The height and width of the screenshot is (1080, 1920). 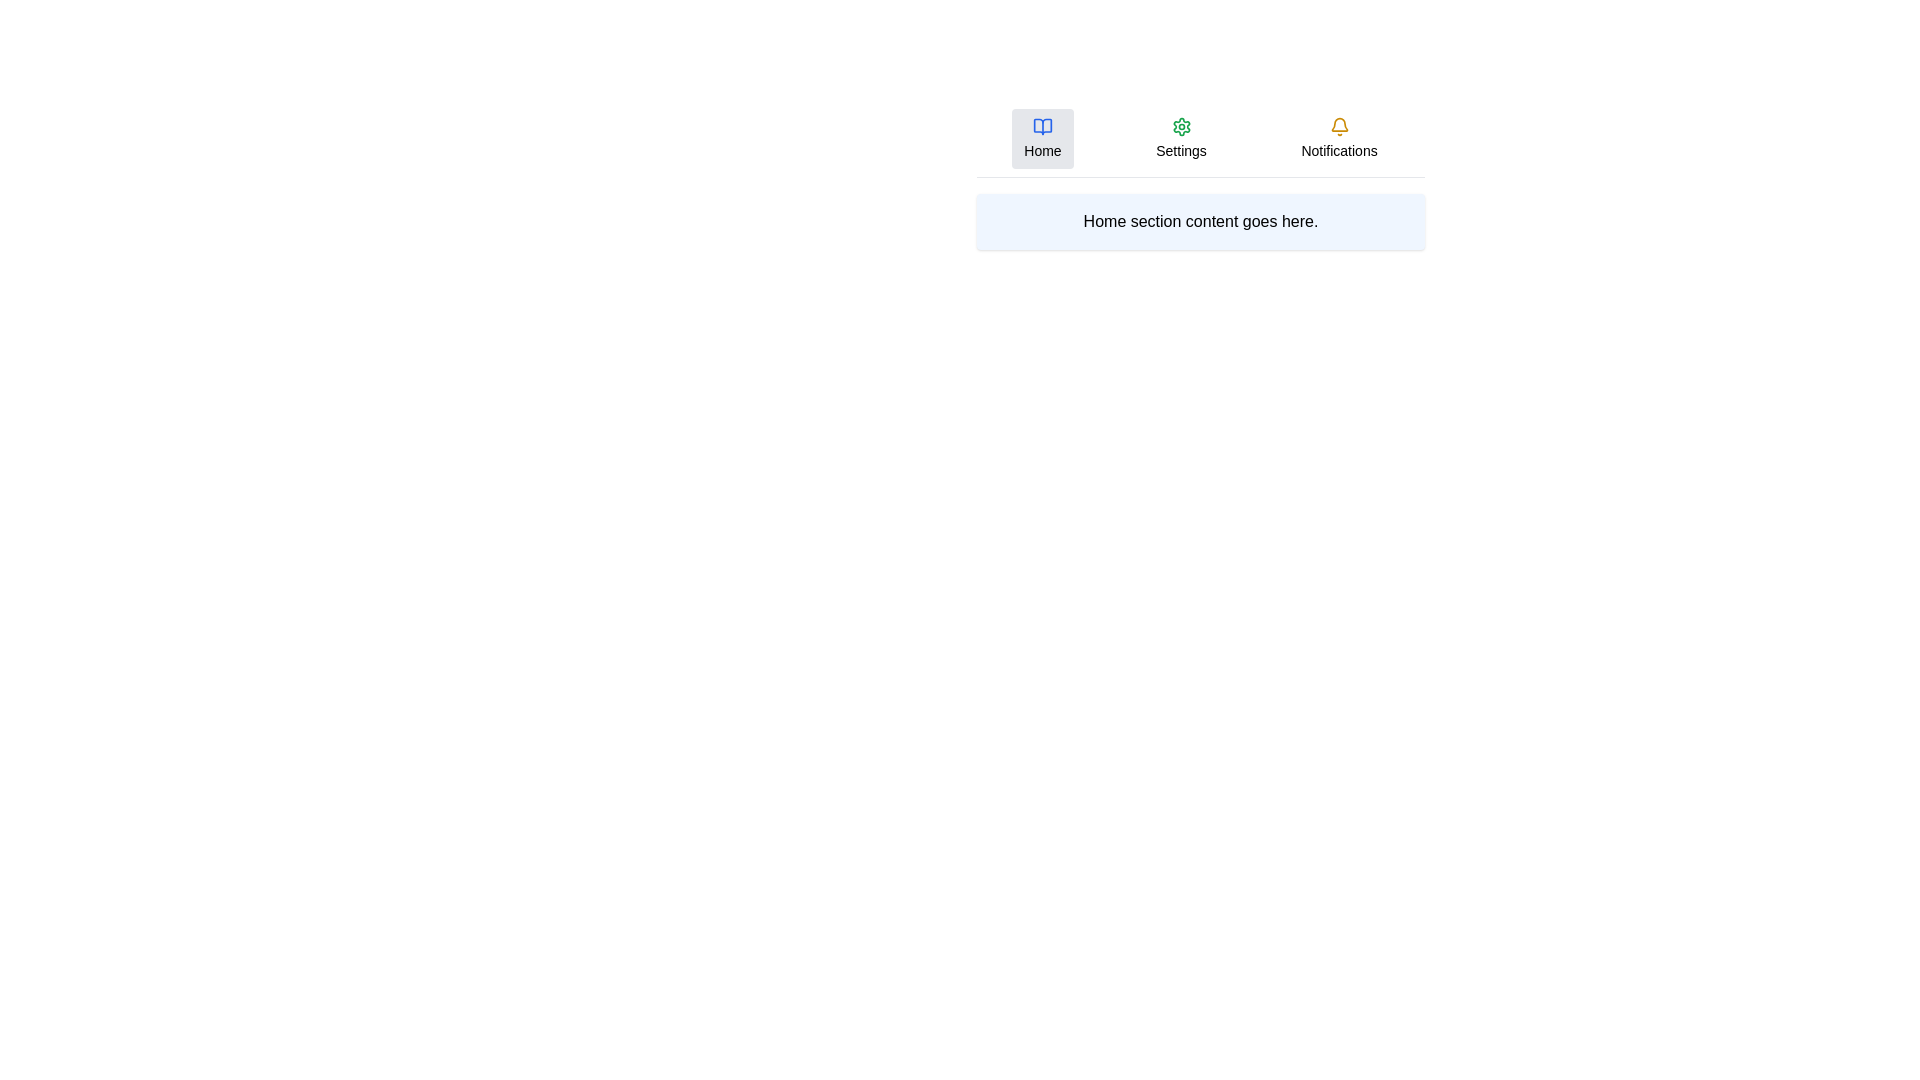 What do you see at coordinates (1339, 137) in the screenshot?
I see `the Notifications tab by clicking on it` at bounding box center [1339, 137].